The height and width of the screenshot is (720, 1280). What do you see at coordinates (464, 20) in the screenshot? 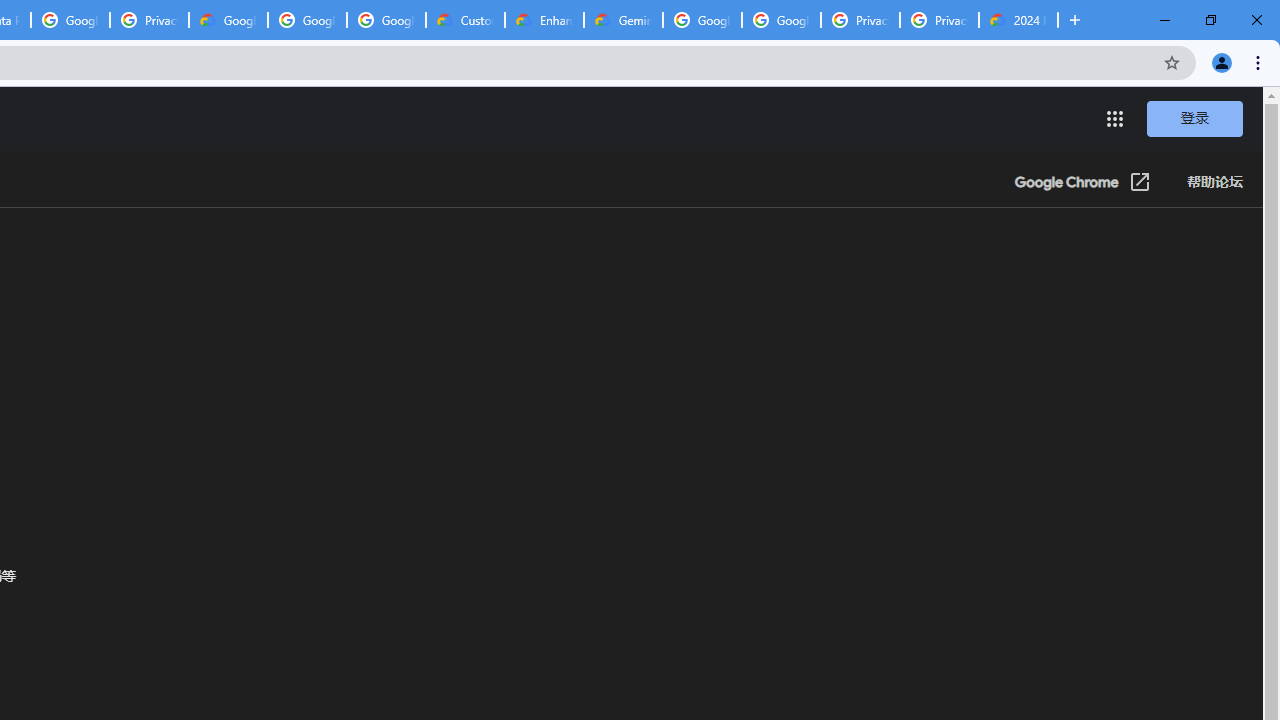
I see `'Customer Care | Google Cloud'` at bounding box center [464, 20].